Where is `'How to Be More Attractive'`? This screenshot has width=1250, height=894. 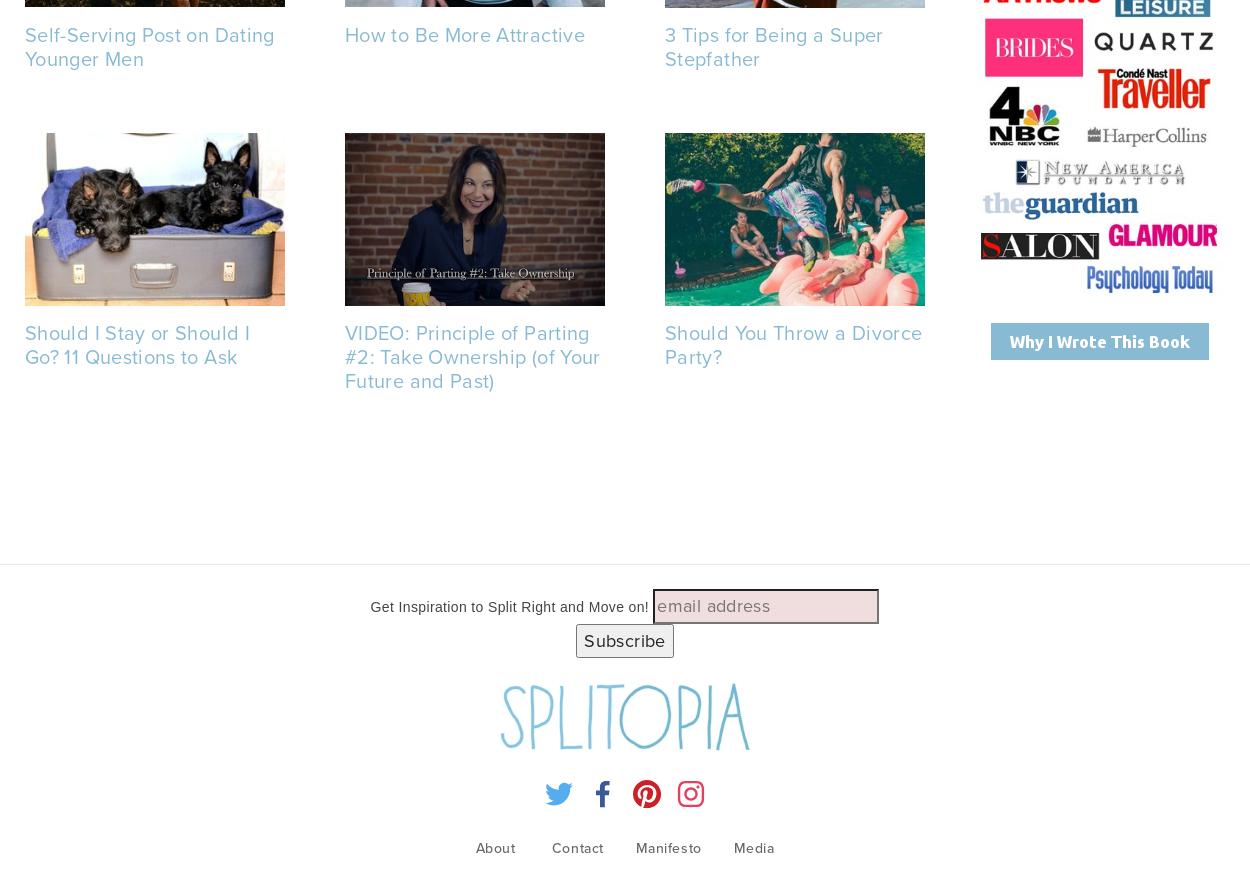
'How to Be More Attractive' is located at coordinates (344, 33).